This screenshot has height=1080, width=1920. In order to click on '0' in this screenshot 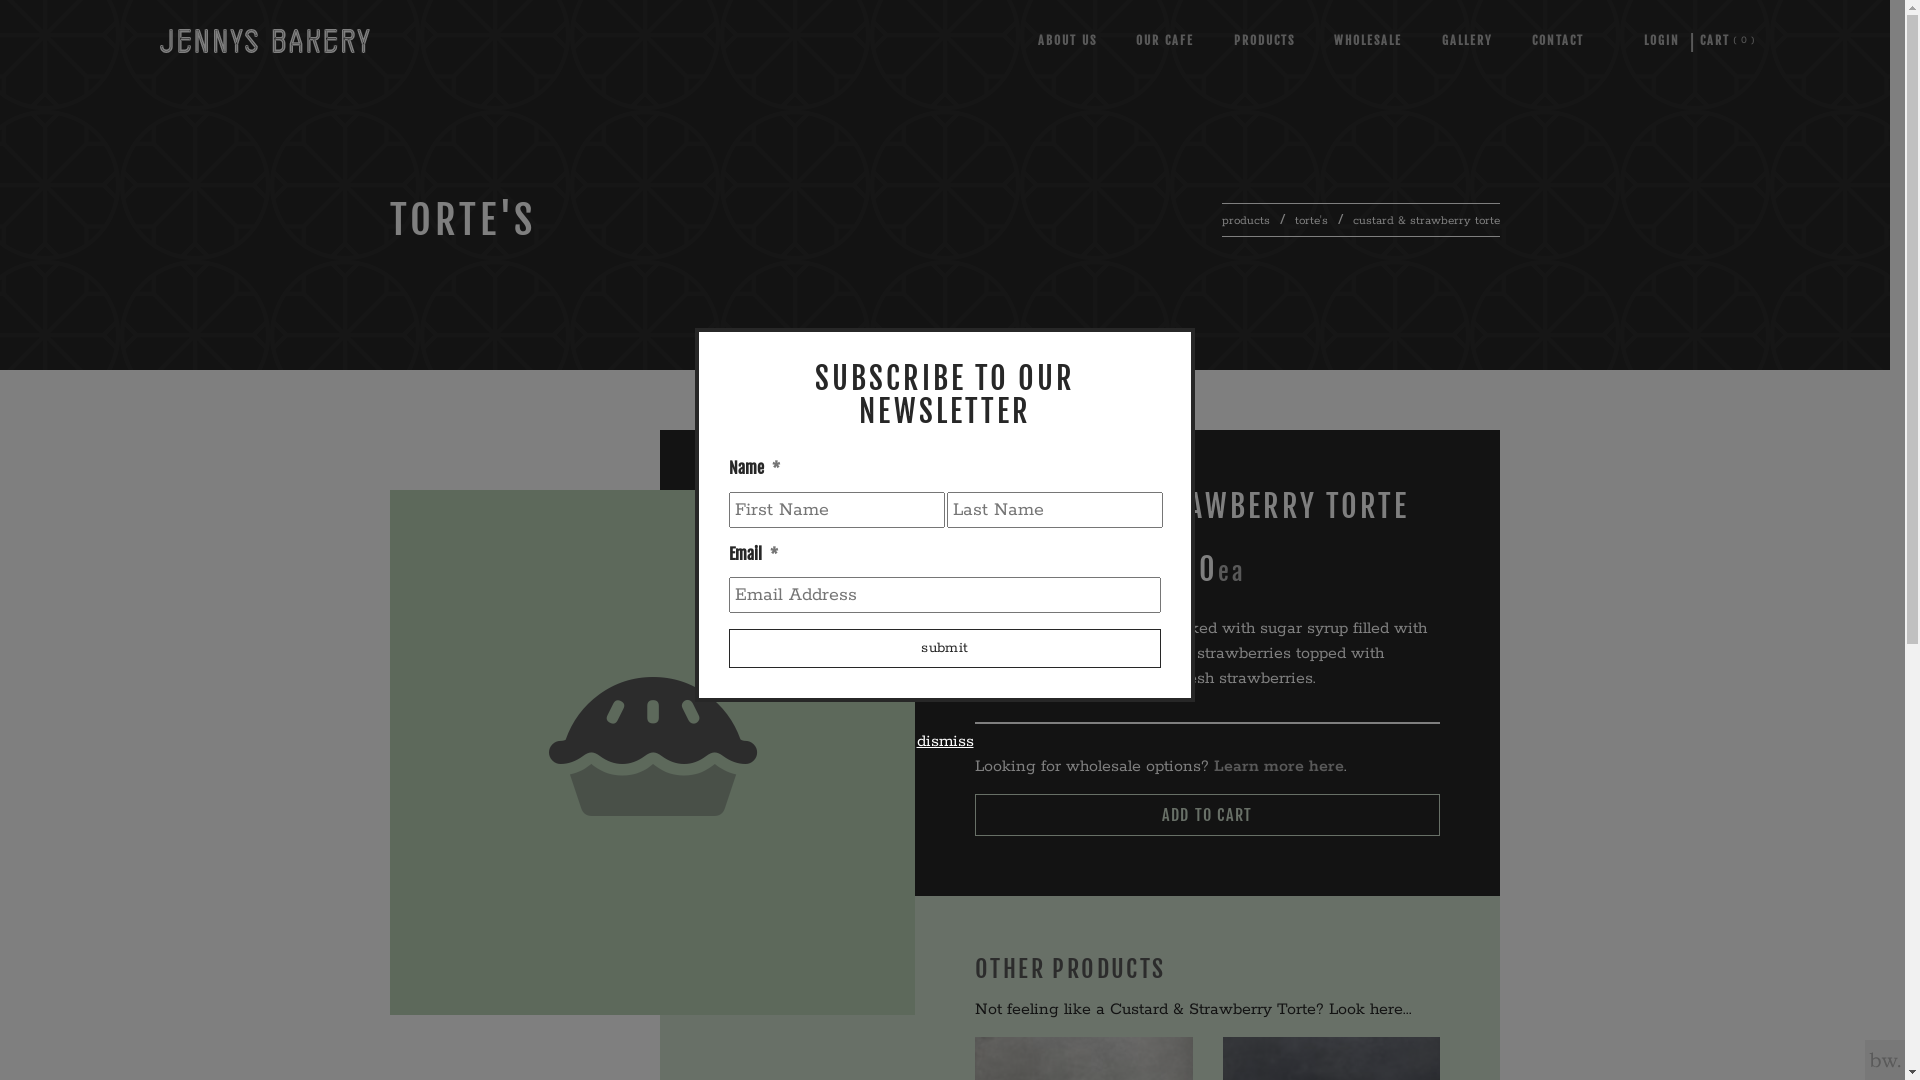, I will do `click(1713, 40)`.